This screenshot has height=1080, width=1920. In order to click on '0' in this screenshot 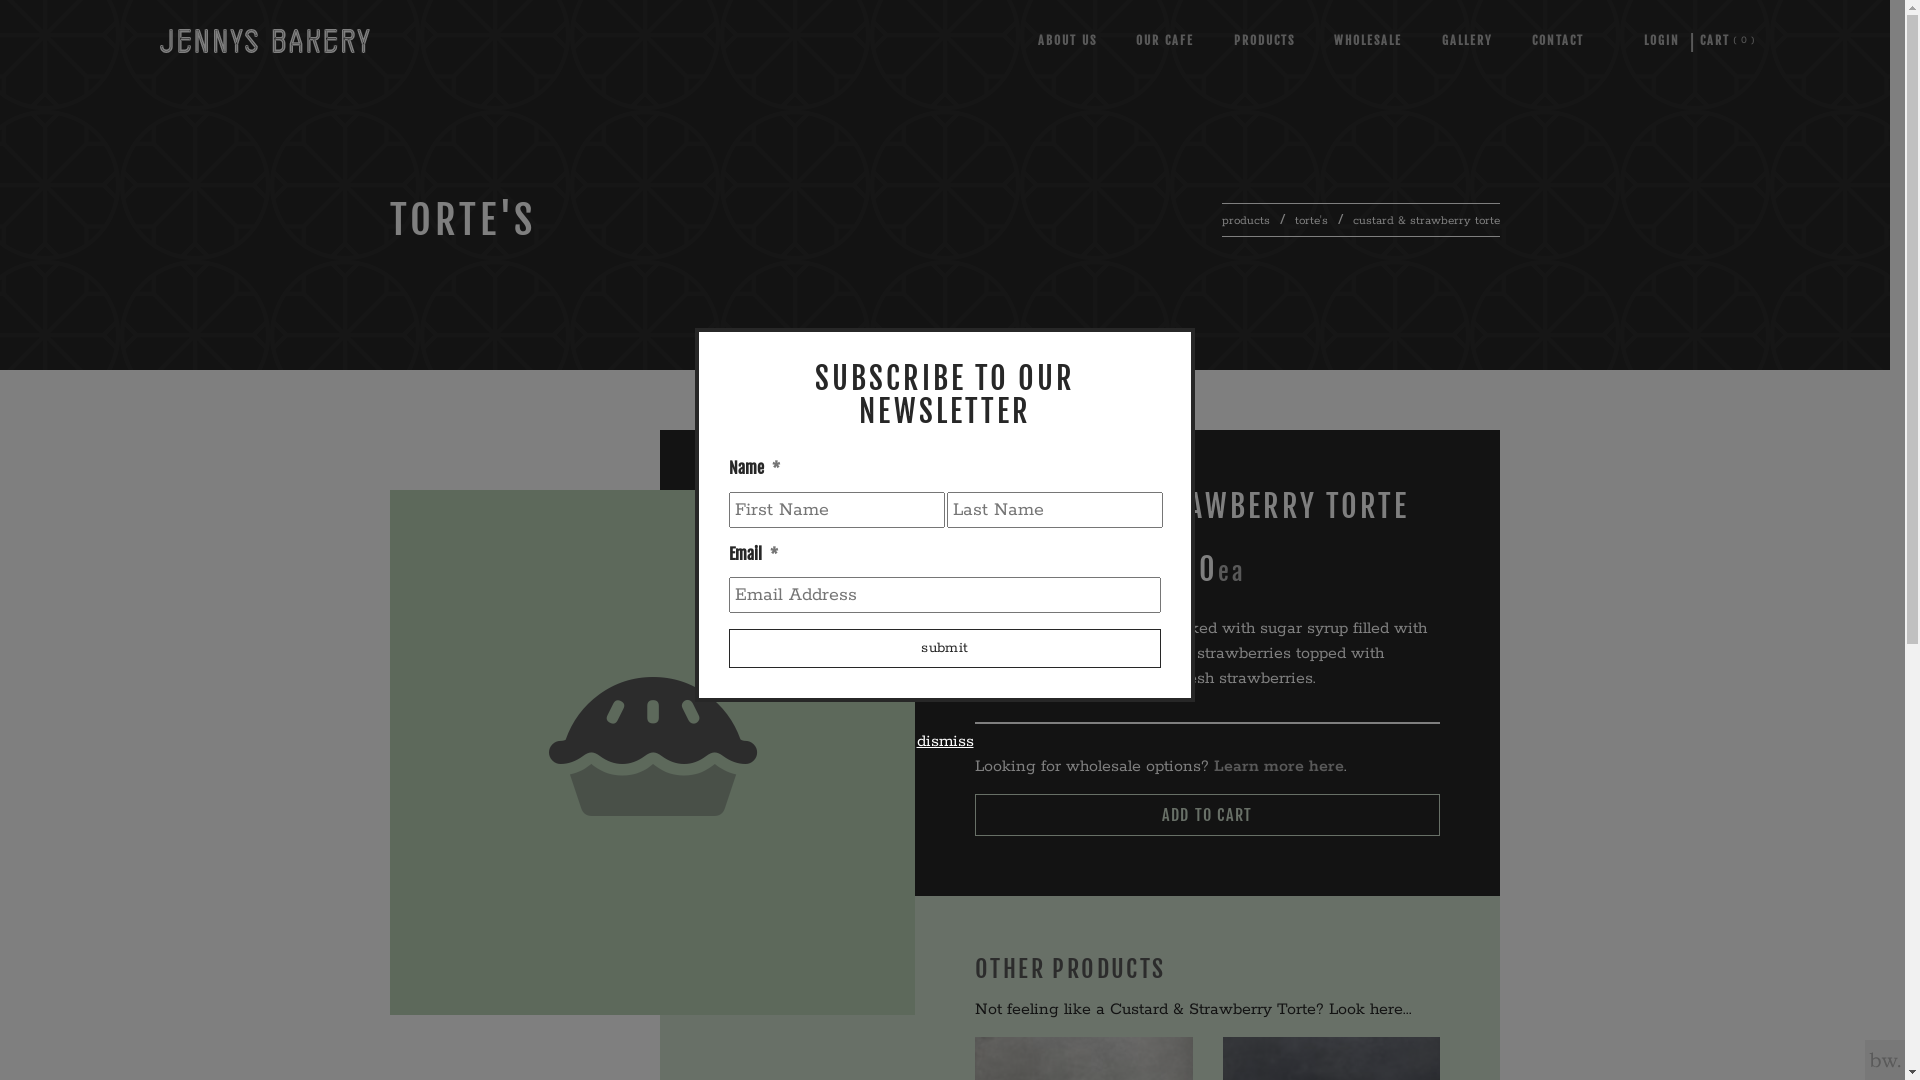, I will do `click(1713, 40)`.